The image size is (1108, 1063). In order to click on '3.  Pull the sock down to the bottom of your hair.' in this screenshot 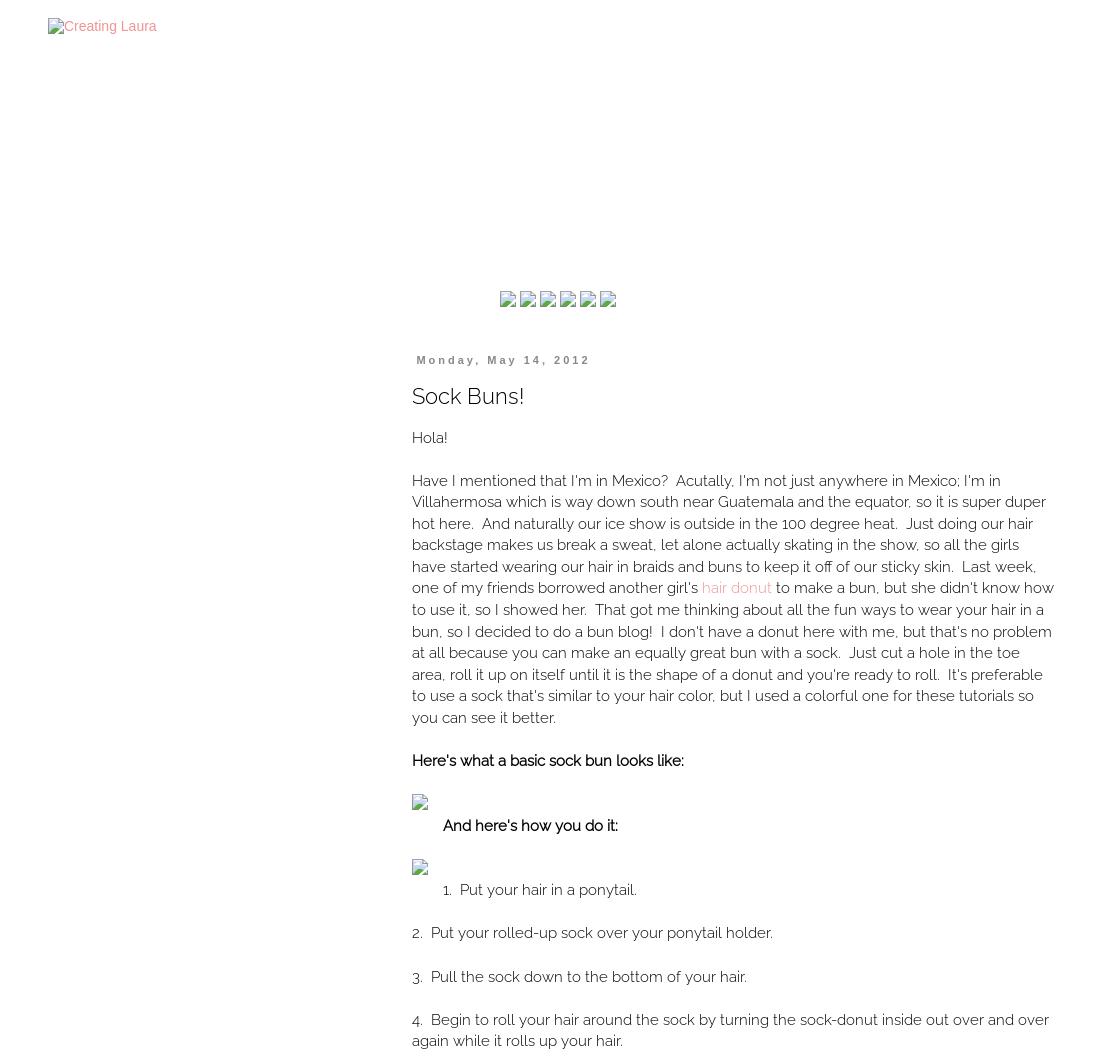, I will do `click(579, 975)`.